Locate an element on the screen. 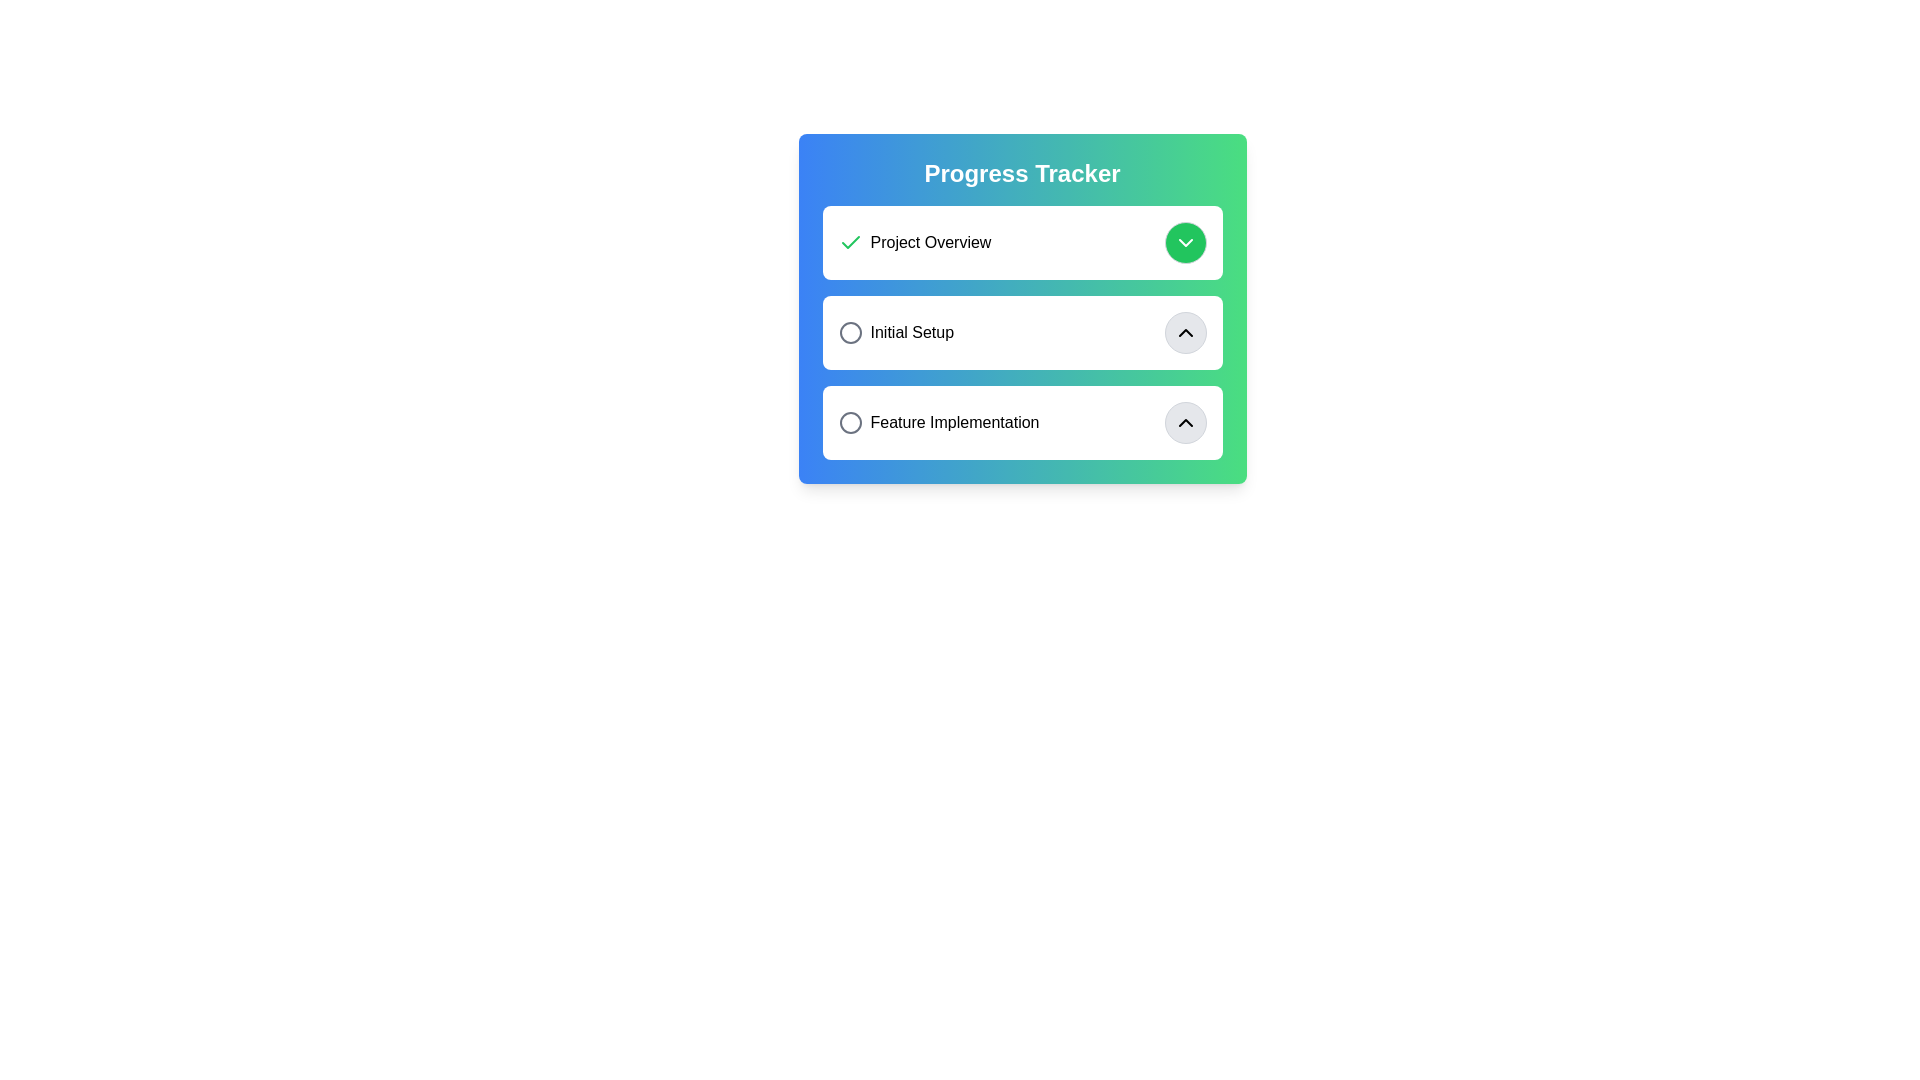 The height and width of the screenshot is (1080, 1920). context of the 'Initial Setup' text label, which is styled in black and located to the right of an unfilled circular icon within the 'Progress Tracker' card is located at coordinates (895, 331).